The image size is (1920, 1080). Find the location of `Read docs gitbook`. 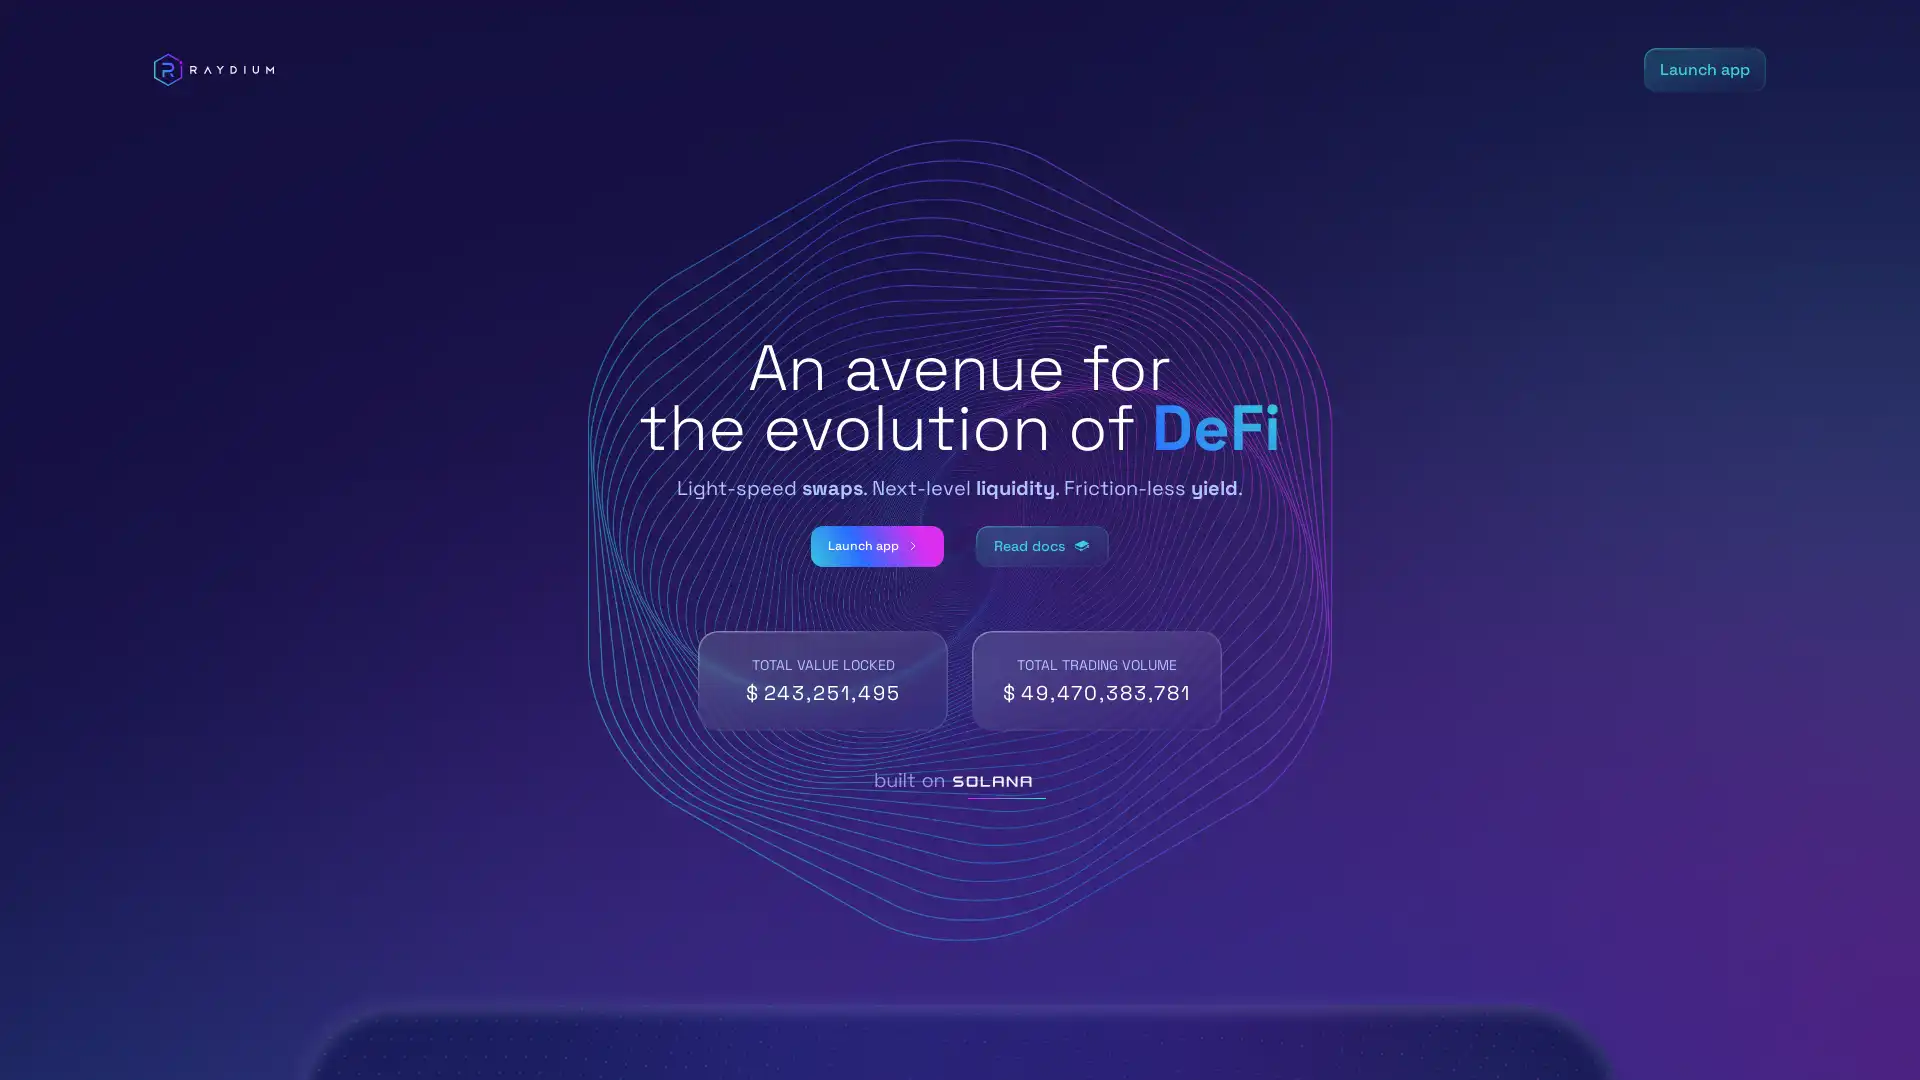

Read docs gitbook is located at coordinates (1050, 546).